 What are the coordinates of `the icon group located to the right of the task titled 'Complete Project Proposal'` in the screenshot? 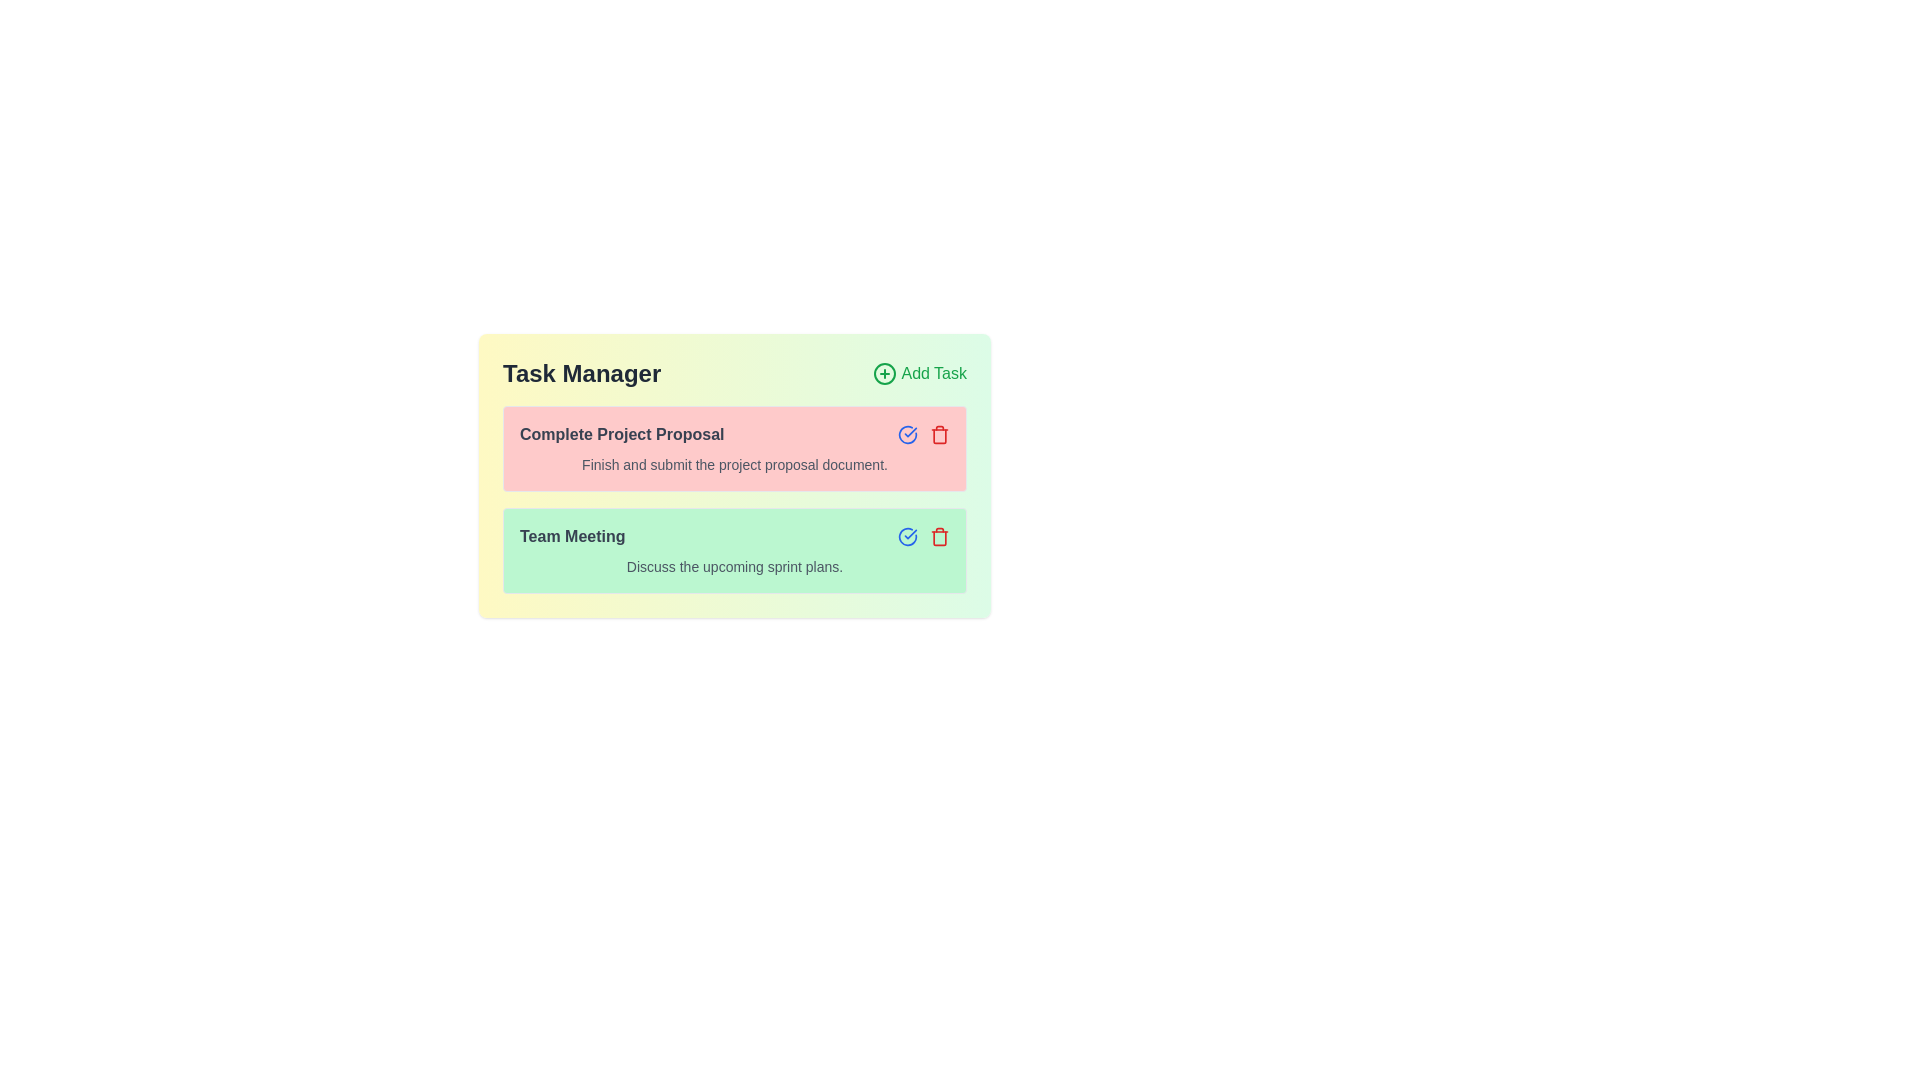 It's located at (923, 434).